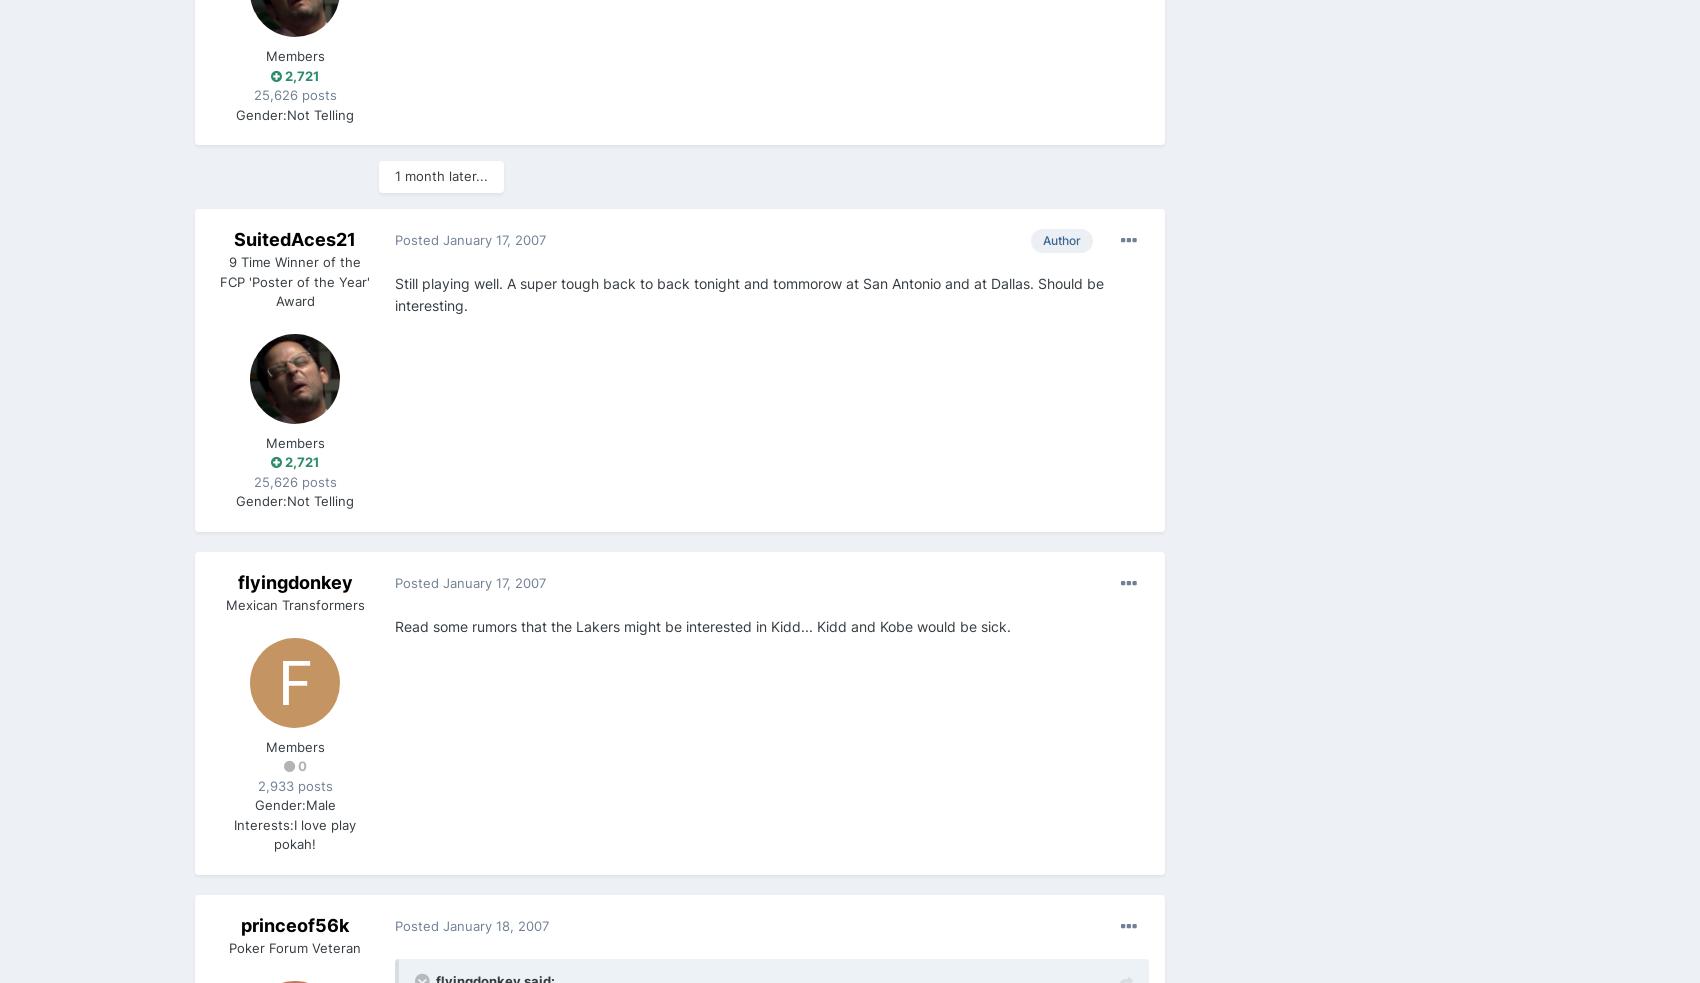  Describe the element at coordinates (748, 294) in the screenshot. I see `'Still playing well.  A super tough back to back tonight and tommorow at San Antonio and at Dallas.  Should be interesting.'` at that location.